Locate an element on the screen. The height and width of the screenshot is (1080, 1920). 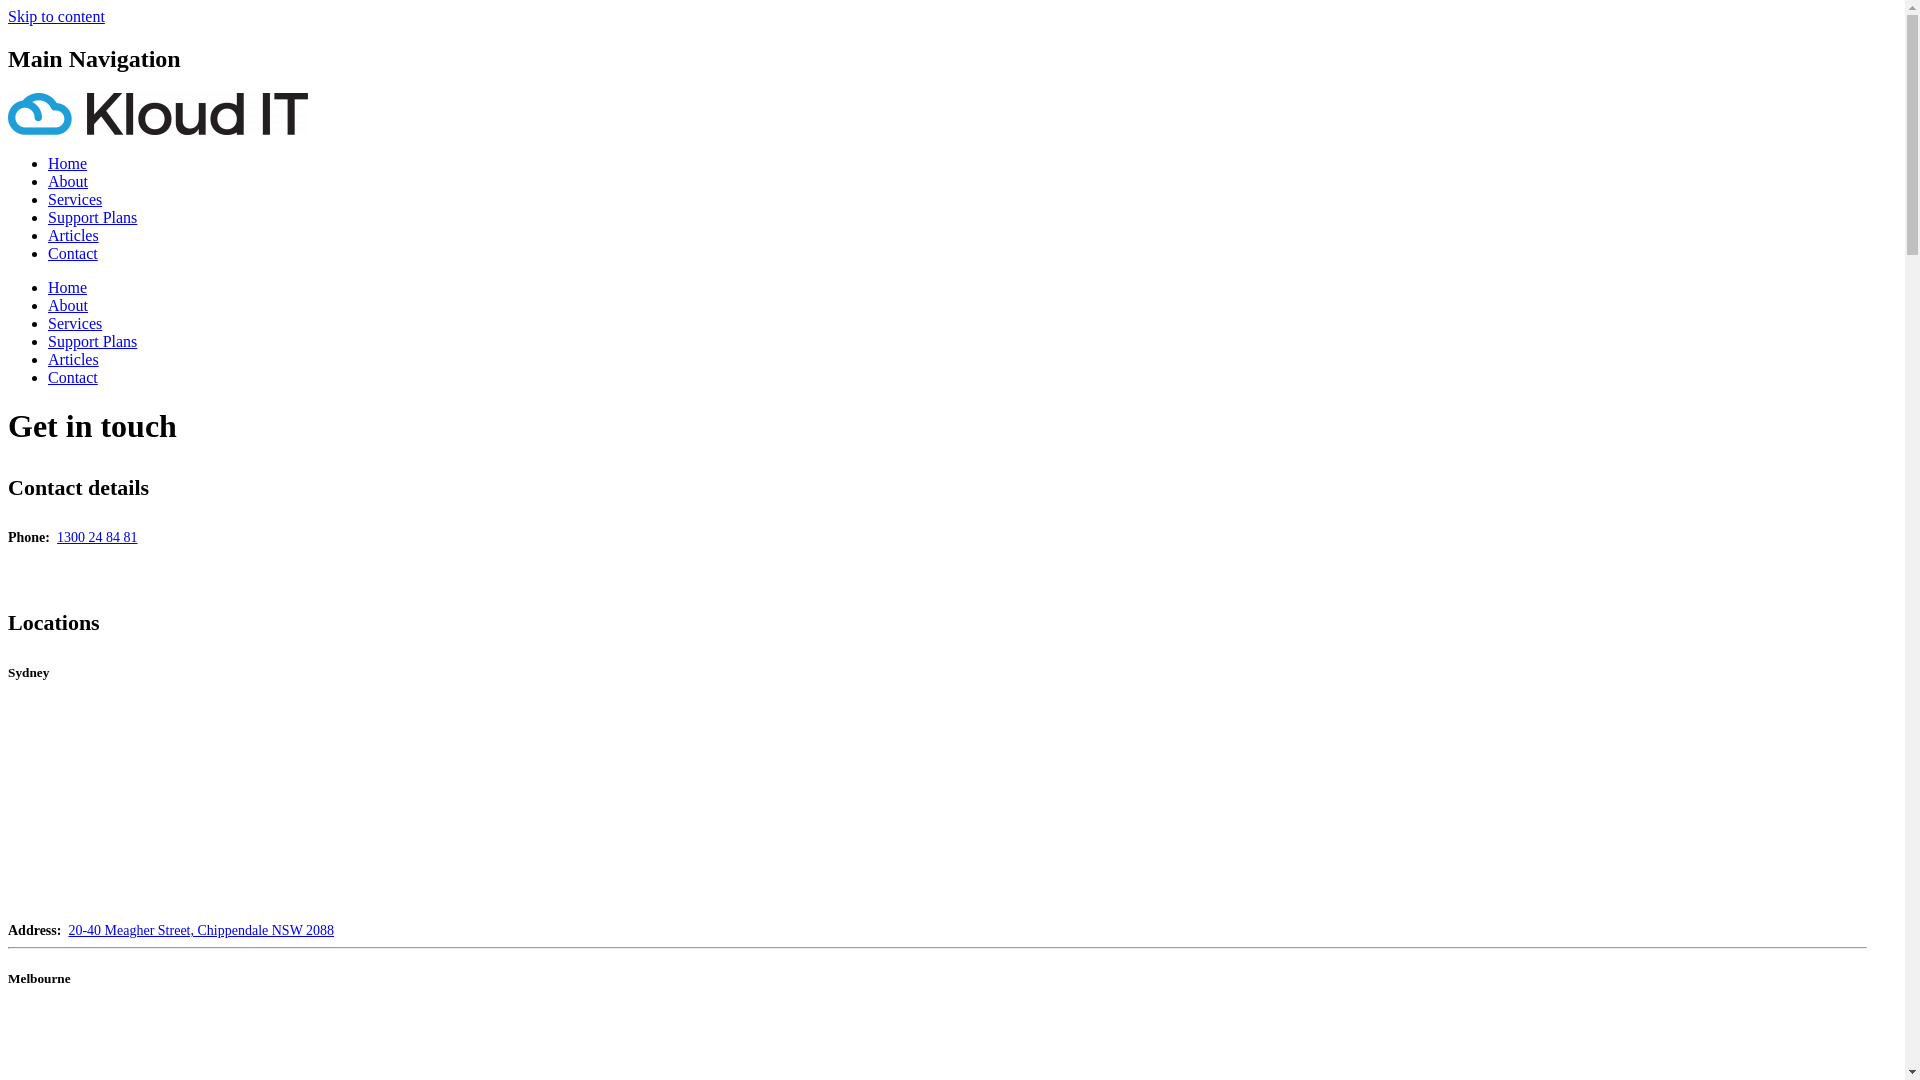
'20-40 Meagher Street, Chippendale NSW 2088' is located at coordinates (67, 930).